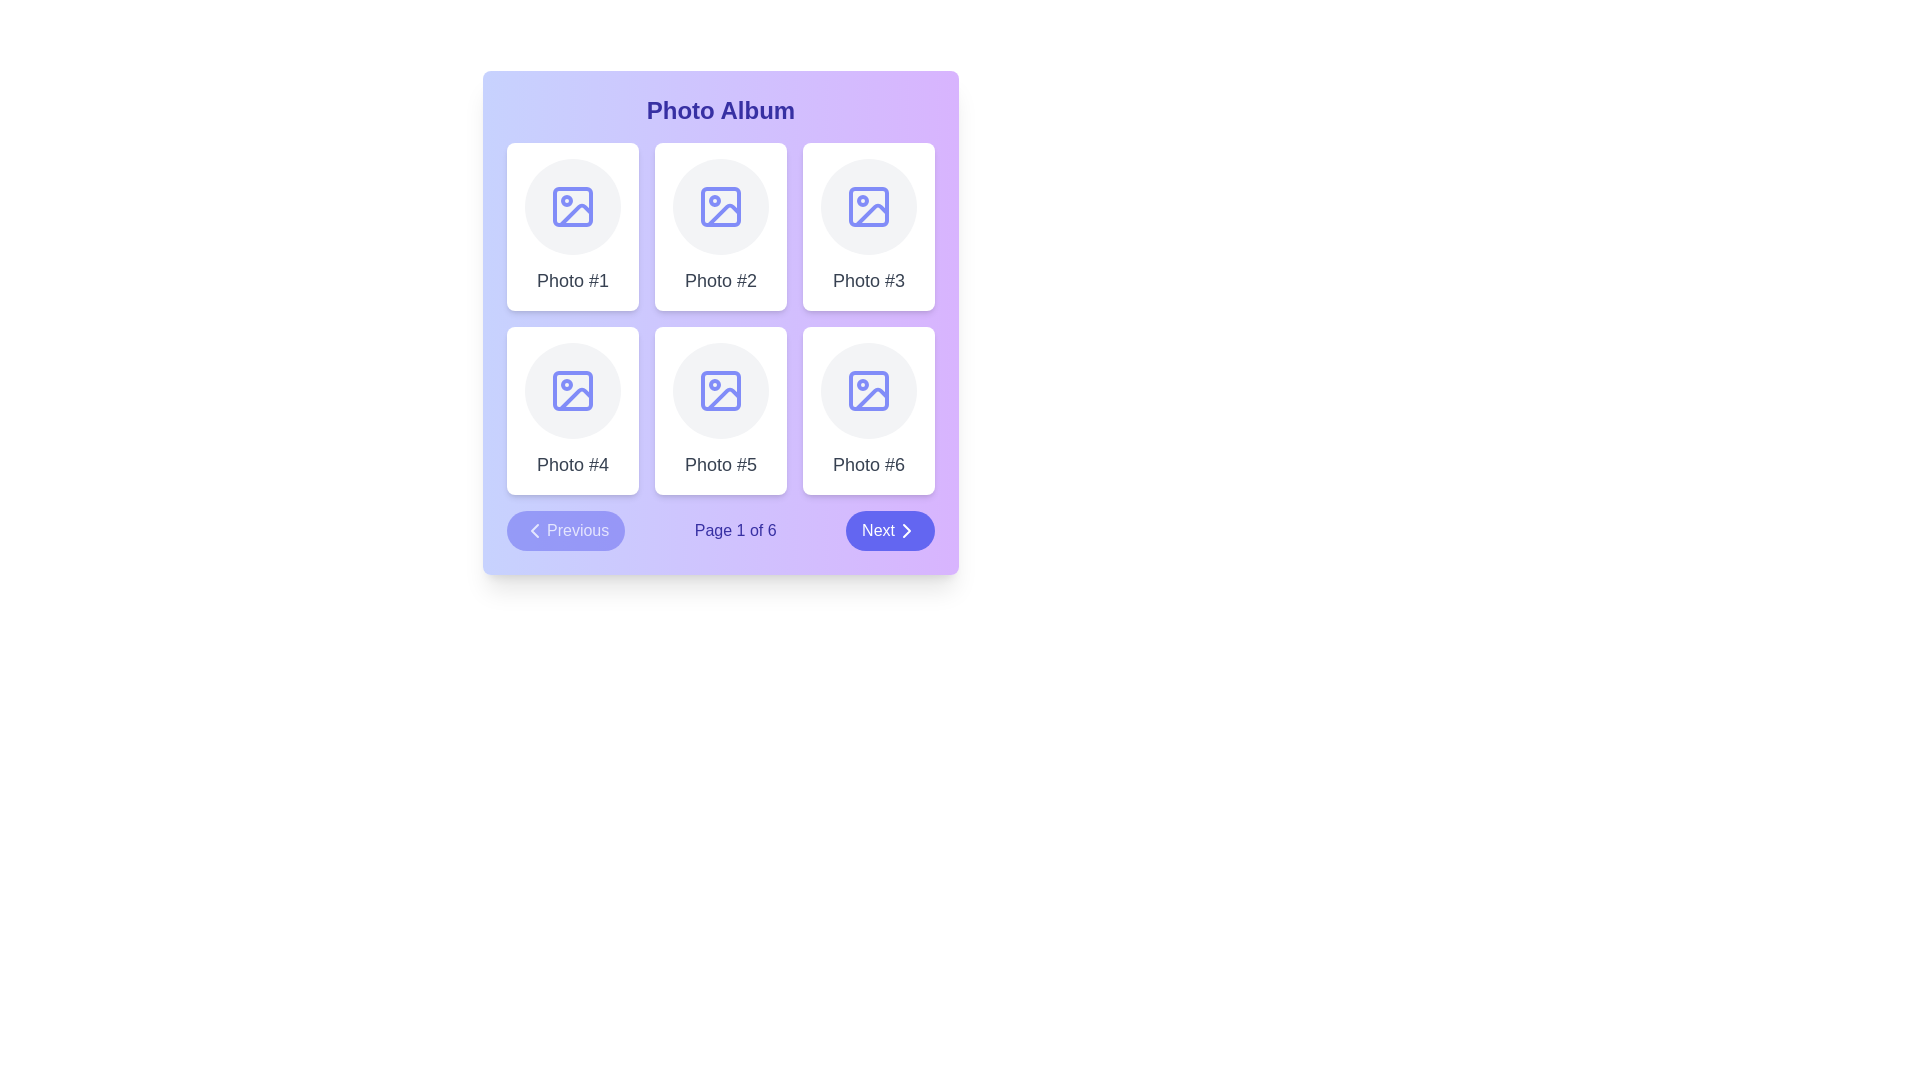  I want to click on the first card in the photo album interface, so click(571, 226).